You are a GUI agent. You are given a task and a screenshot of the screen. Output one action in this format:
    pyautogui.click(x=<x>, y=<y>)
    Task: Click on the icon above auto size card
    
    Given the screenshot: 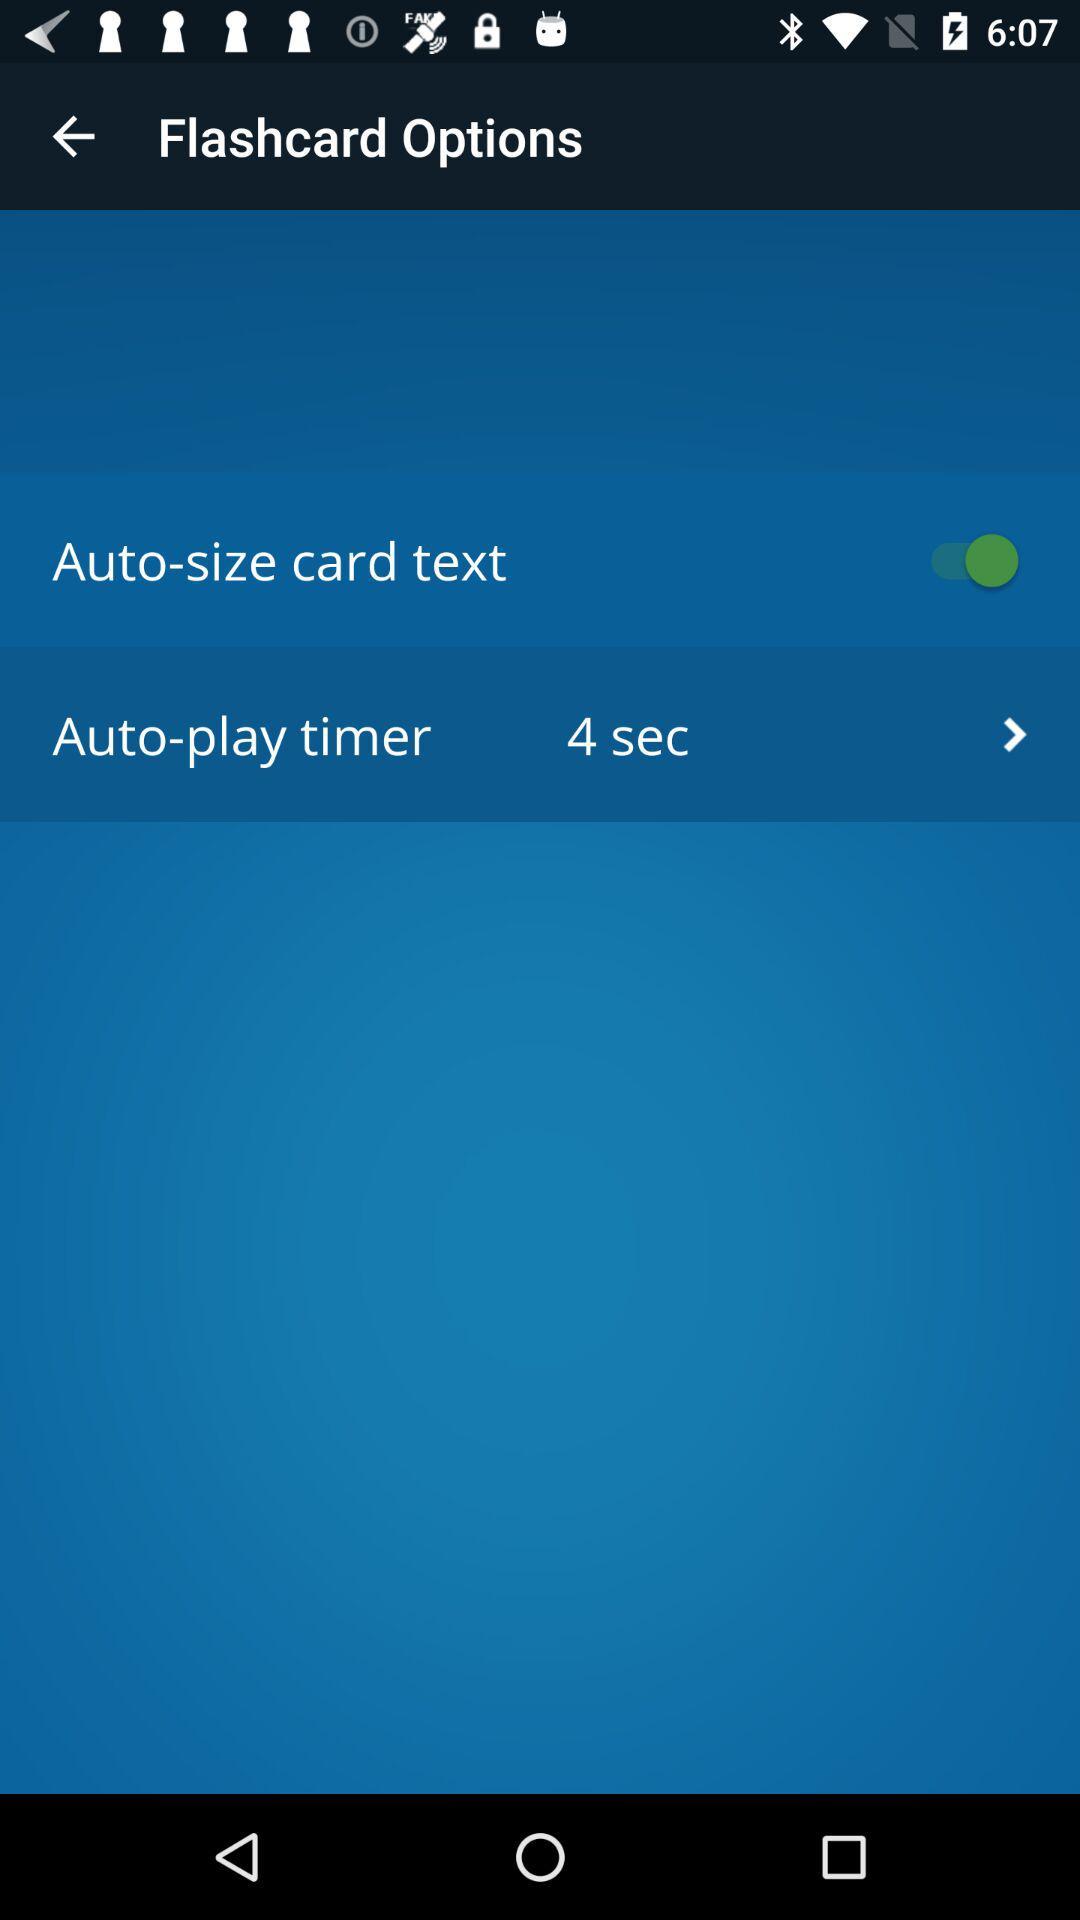 What is the action you would take?
    pyautogui.click(x=72, y=135)
    